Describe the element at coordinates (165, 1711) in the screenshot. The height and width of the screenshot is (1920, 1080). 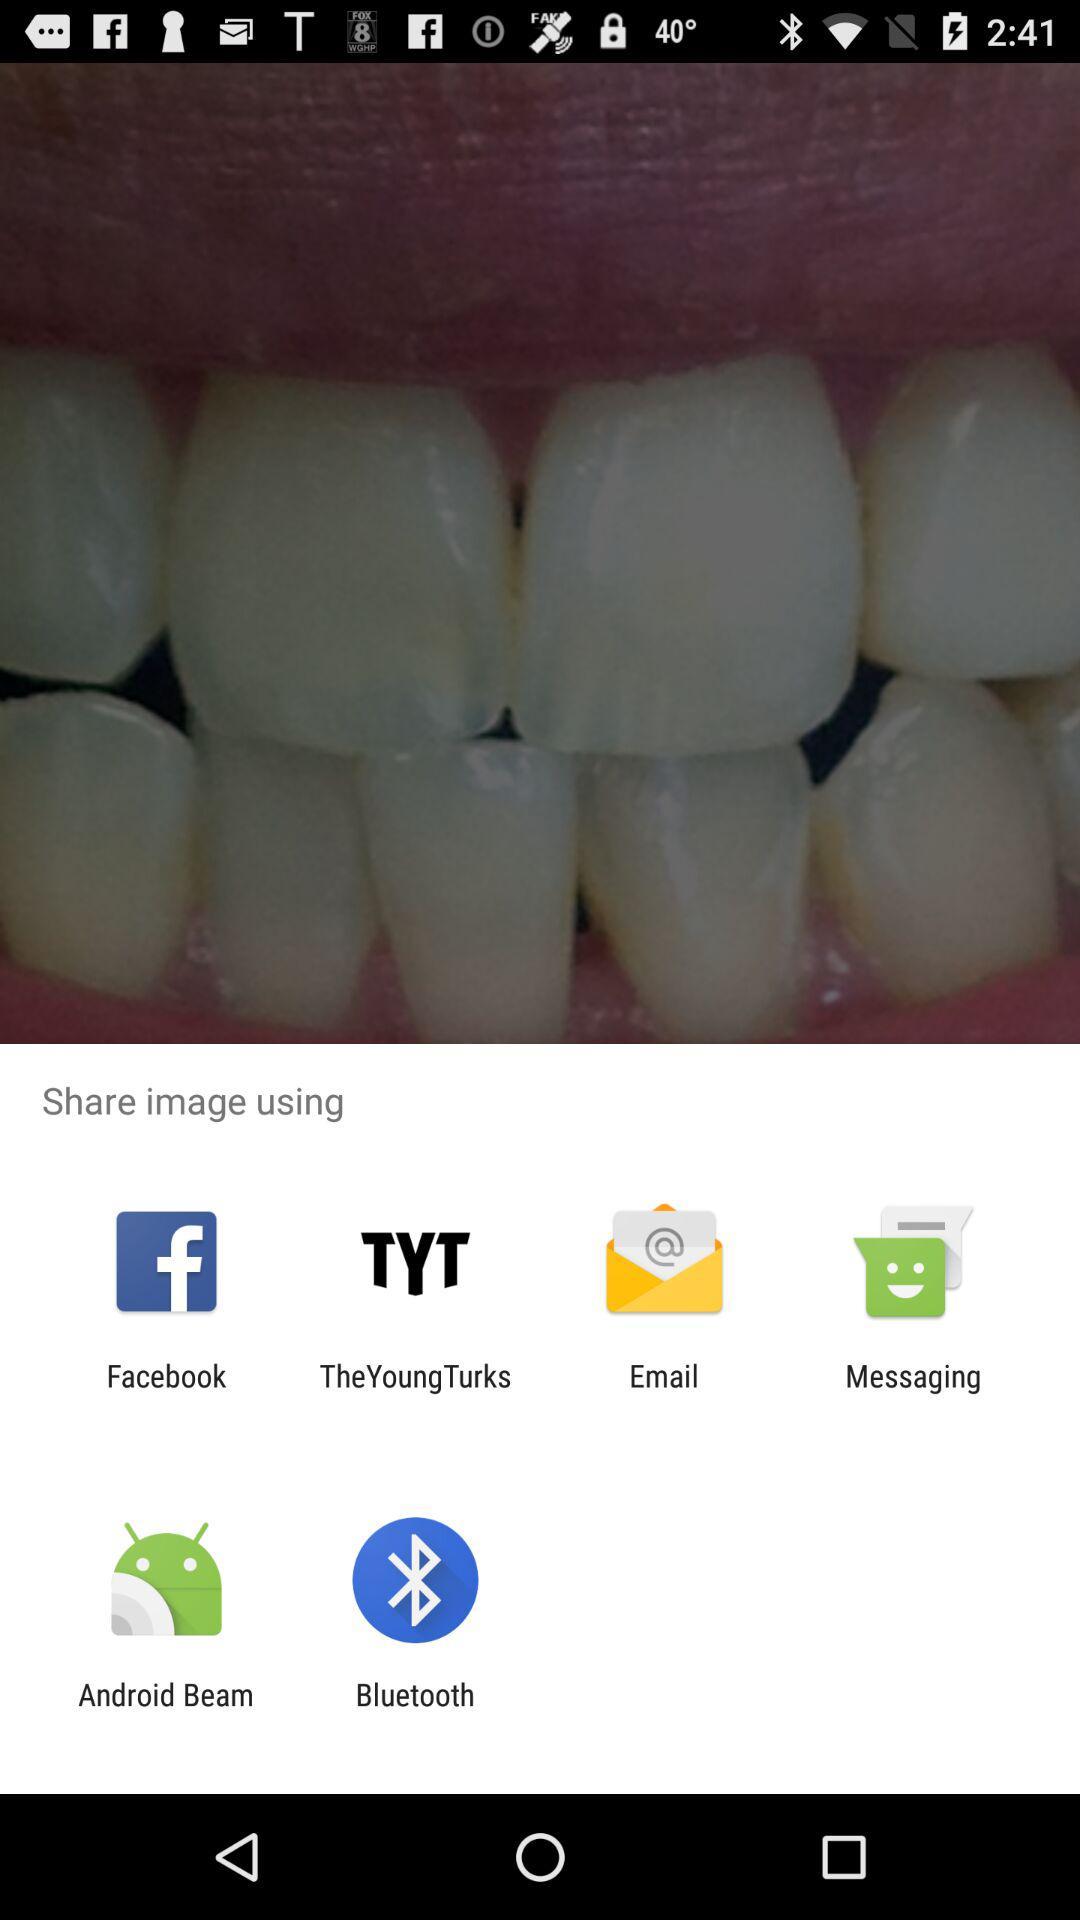
I see `the android beam app` at that location.